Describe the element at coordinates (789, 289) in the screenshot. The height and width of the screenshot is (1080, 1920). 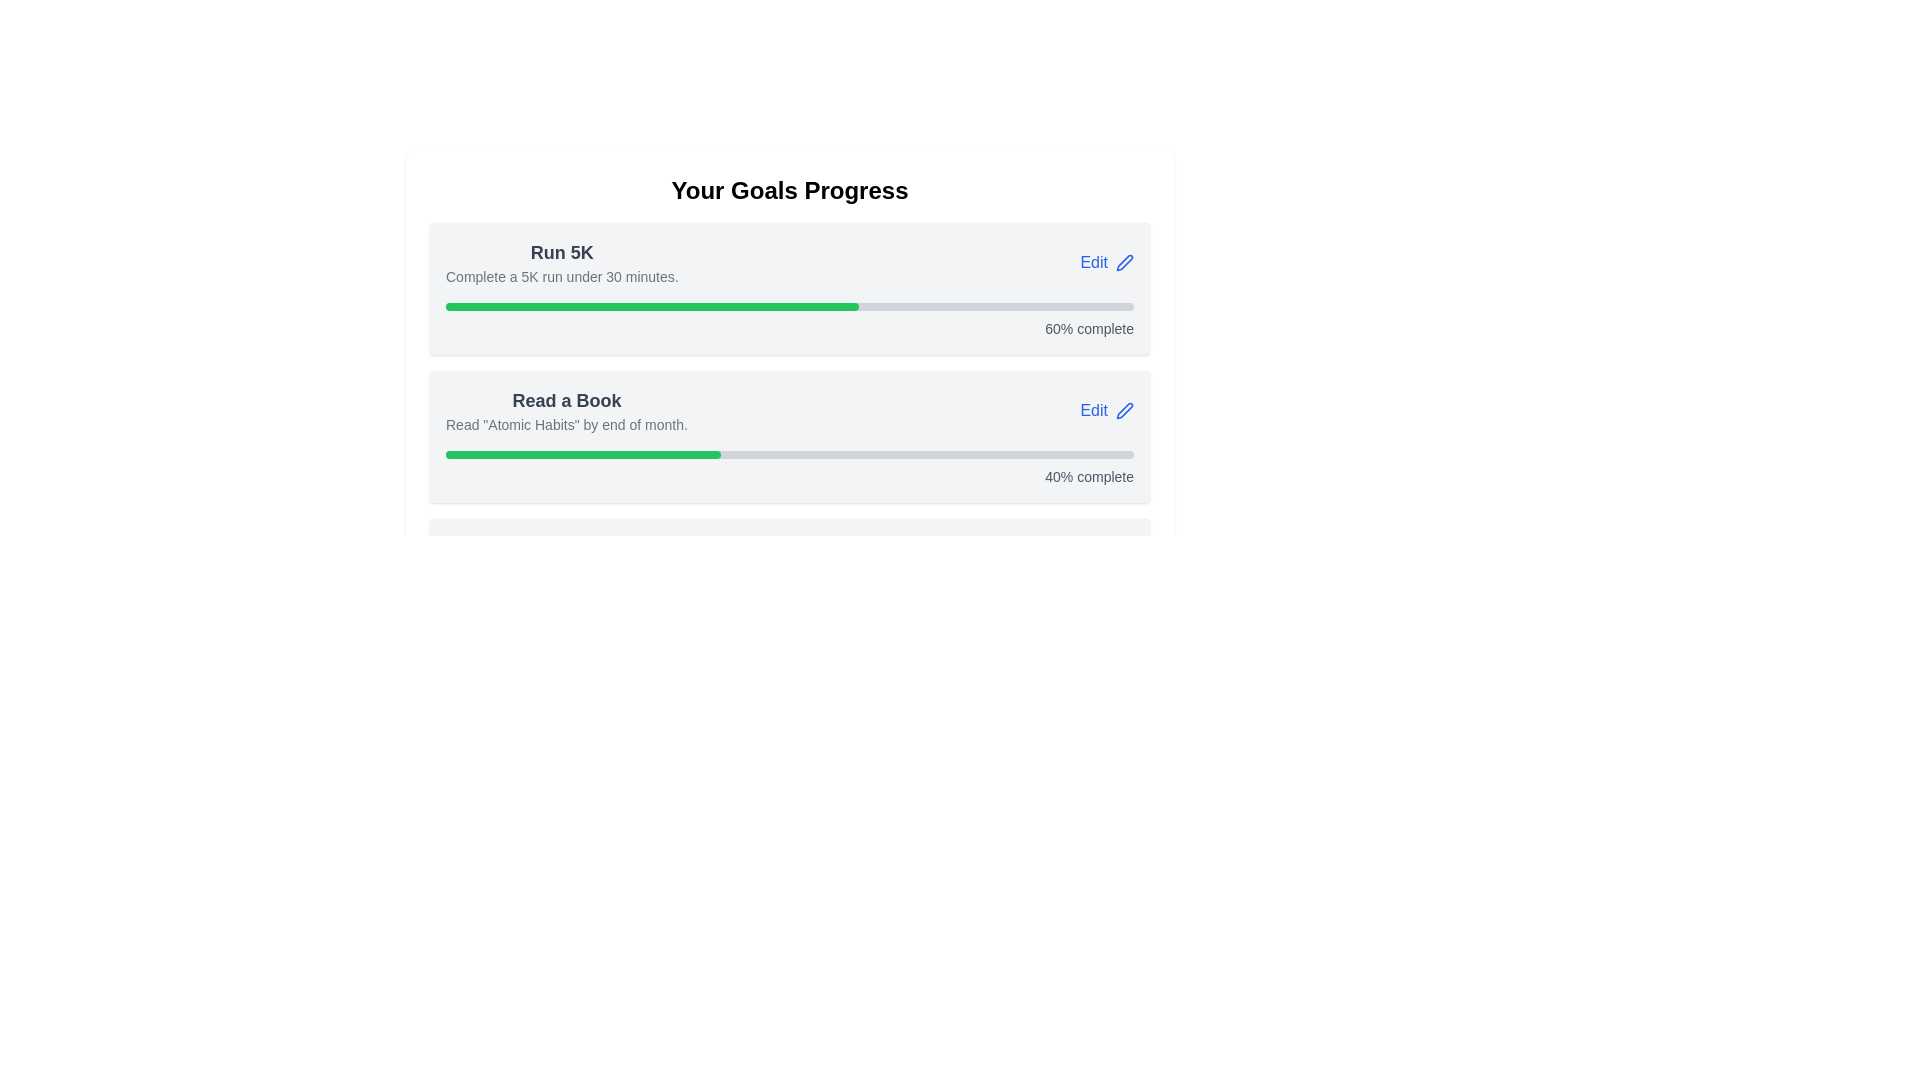
I see `the progress bar of the first goal in the 'Your Goals Progress' section` at that location.